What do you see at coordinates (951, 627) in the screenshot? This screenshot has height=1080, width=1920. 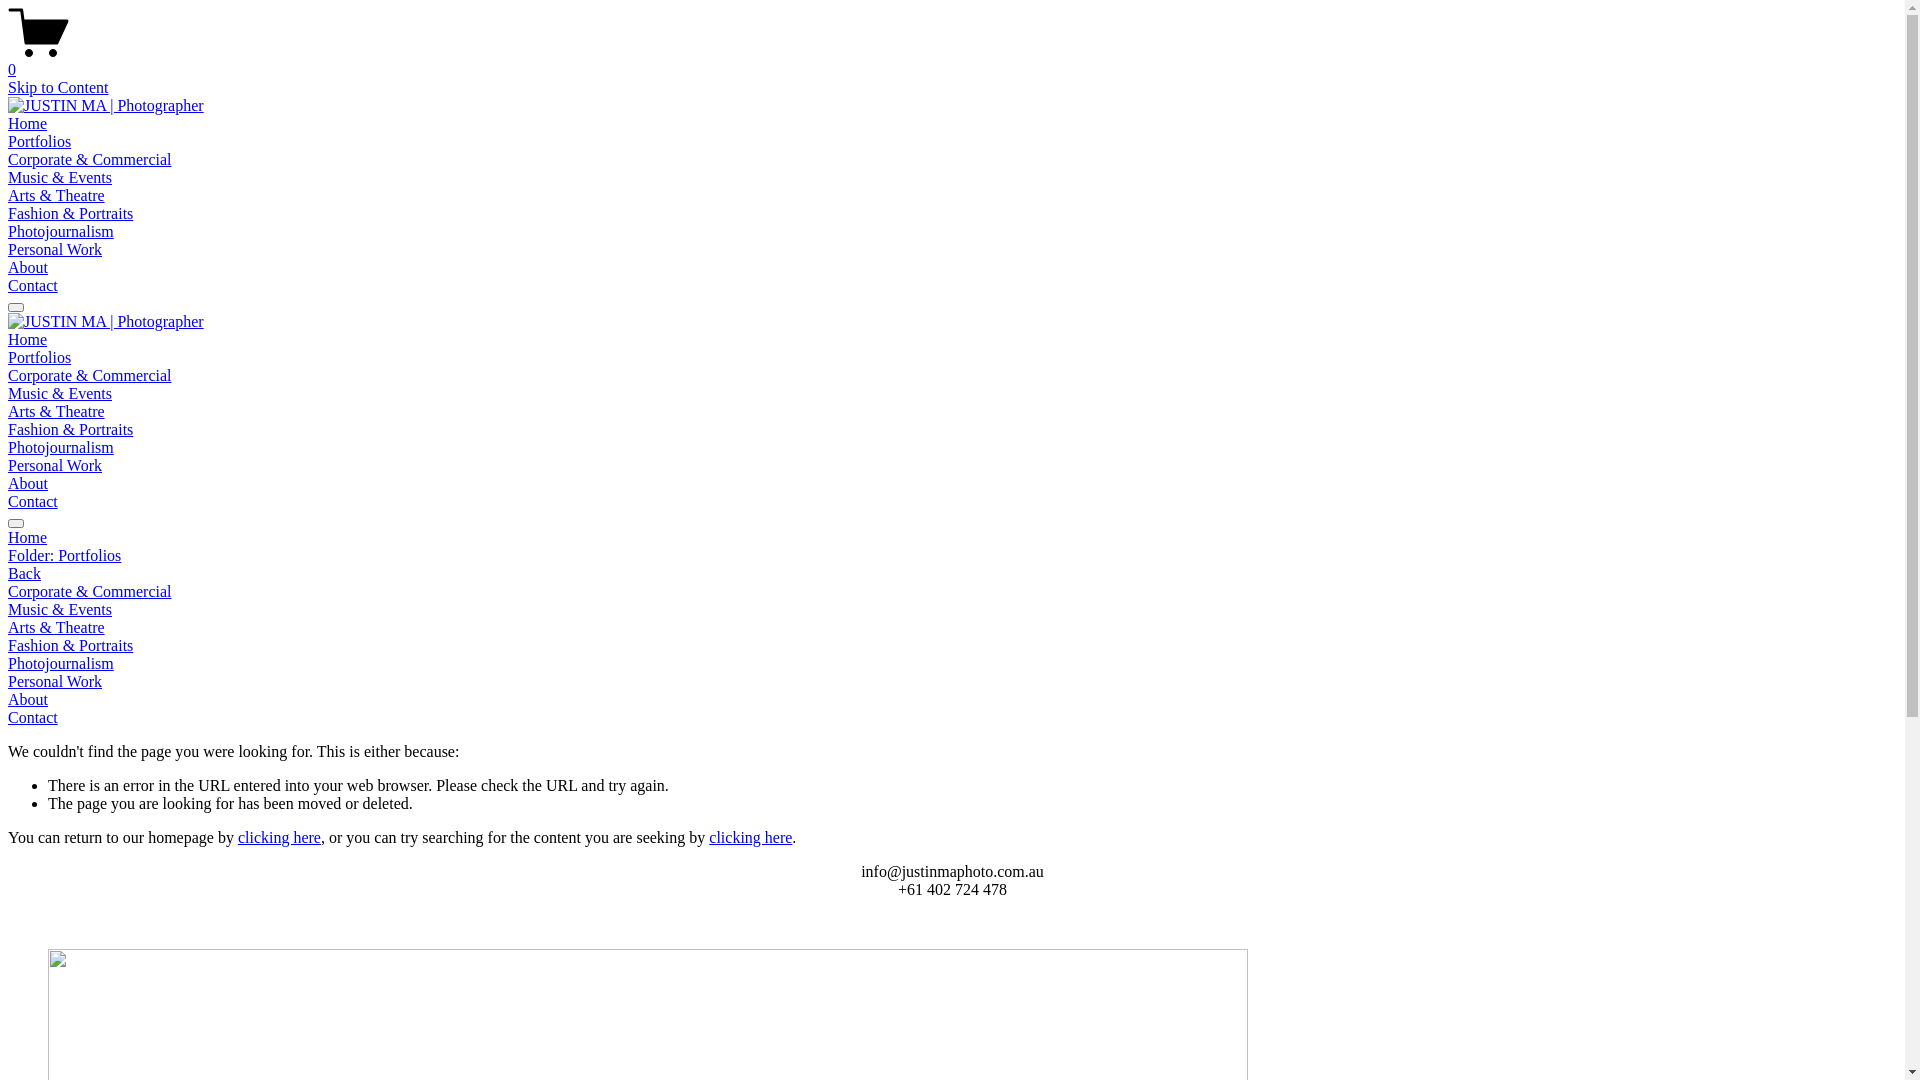 I see `'Arts & Theatre'` at bounding box center [951, 627].